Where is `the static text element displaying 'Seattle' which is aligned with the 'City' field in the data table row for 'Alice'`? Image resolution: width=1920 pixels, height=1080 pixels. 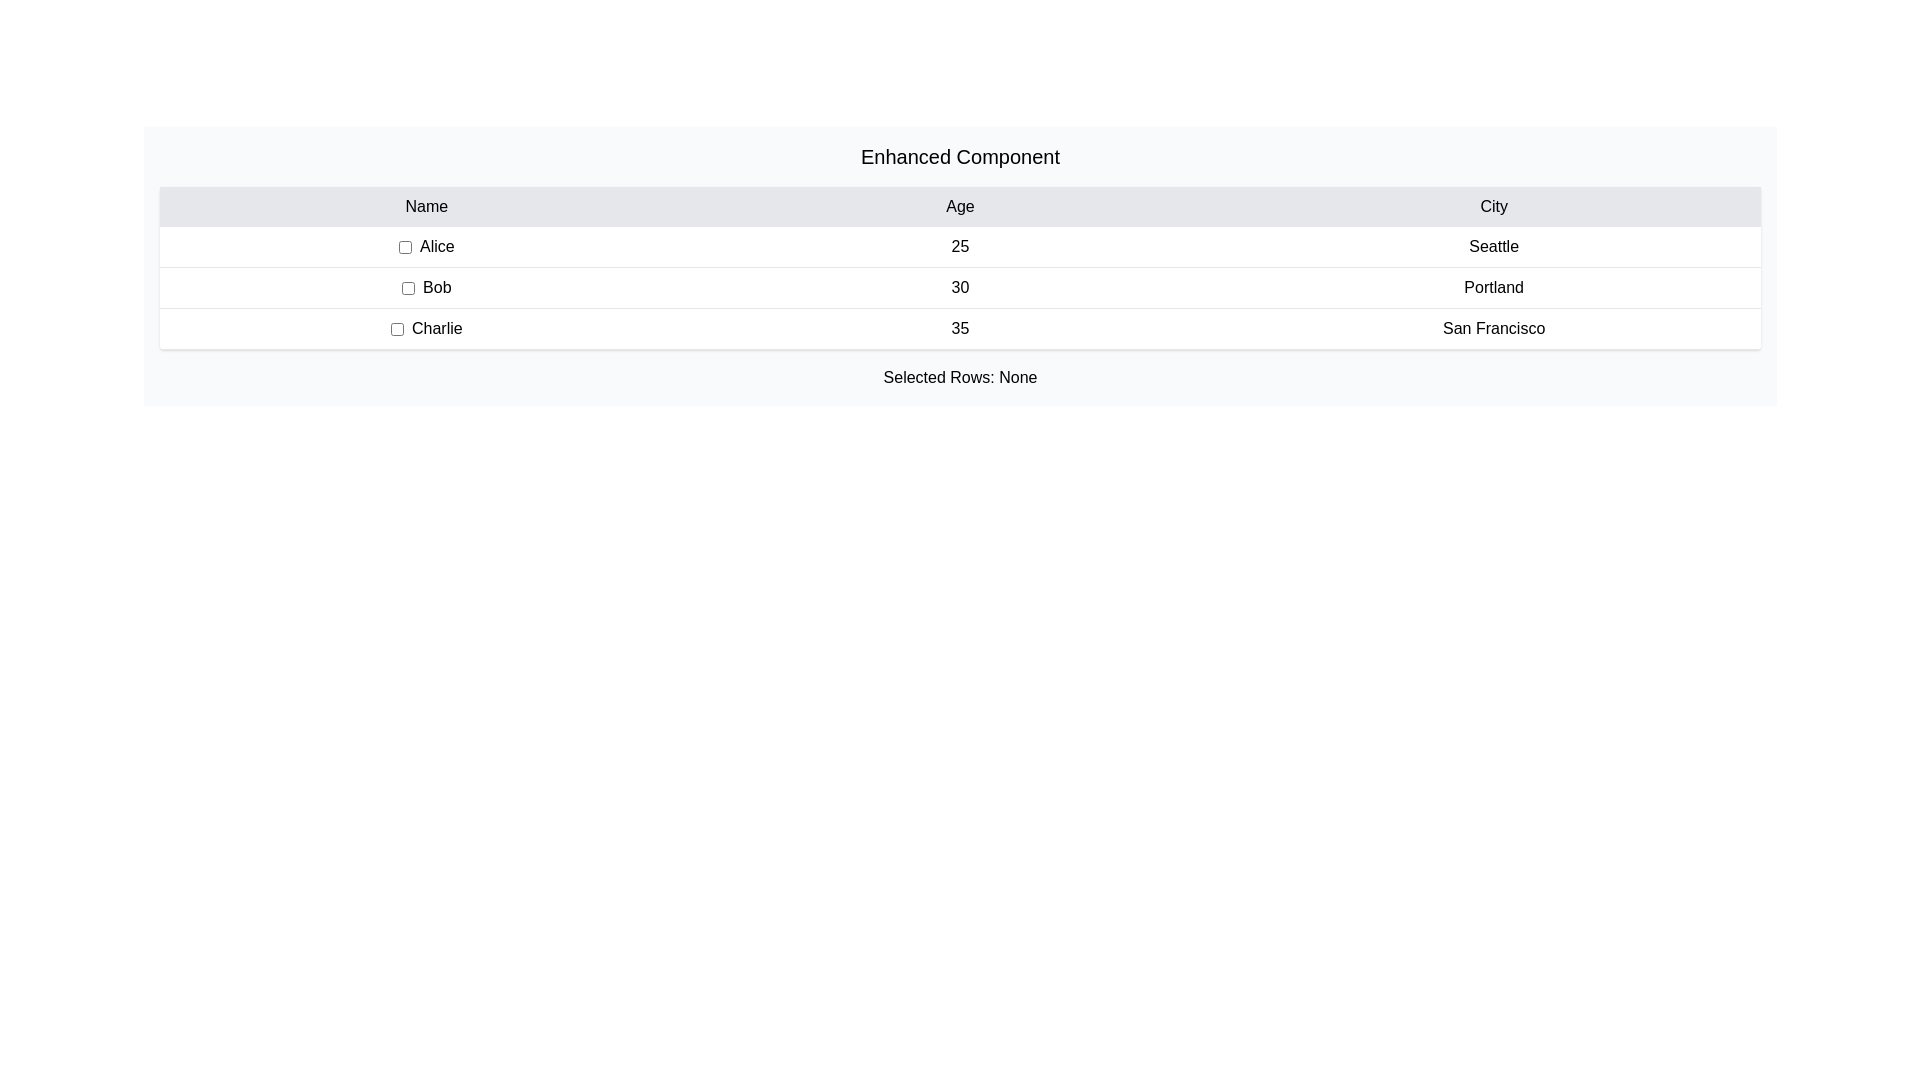 the static text element displaying 'Seattle' which is aligned with the 'City' field in the data table row for 'Alice' is located at coordinates (1494, 245).